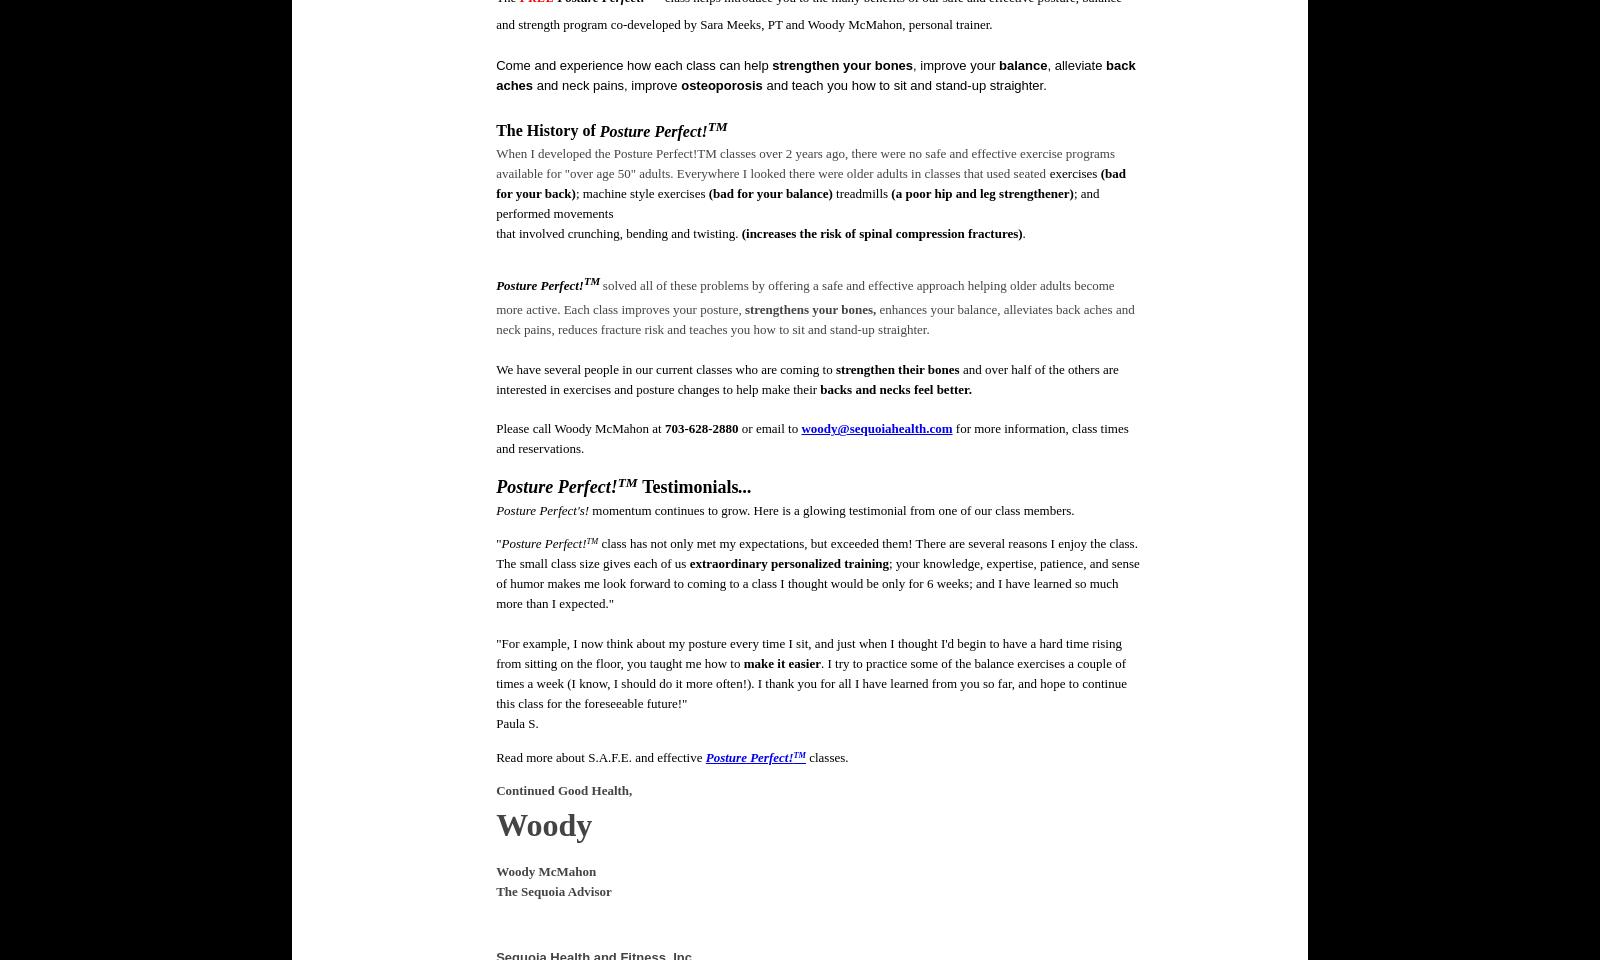 This screenshot has width=1600, height=960. I want to click on '(increases the risk of spinal compression fractures)', so click(880, 232).